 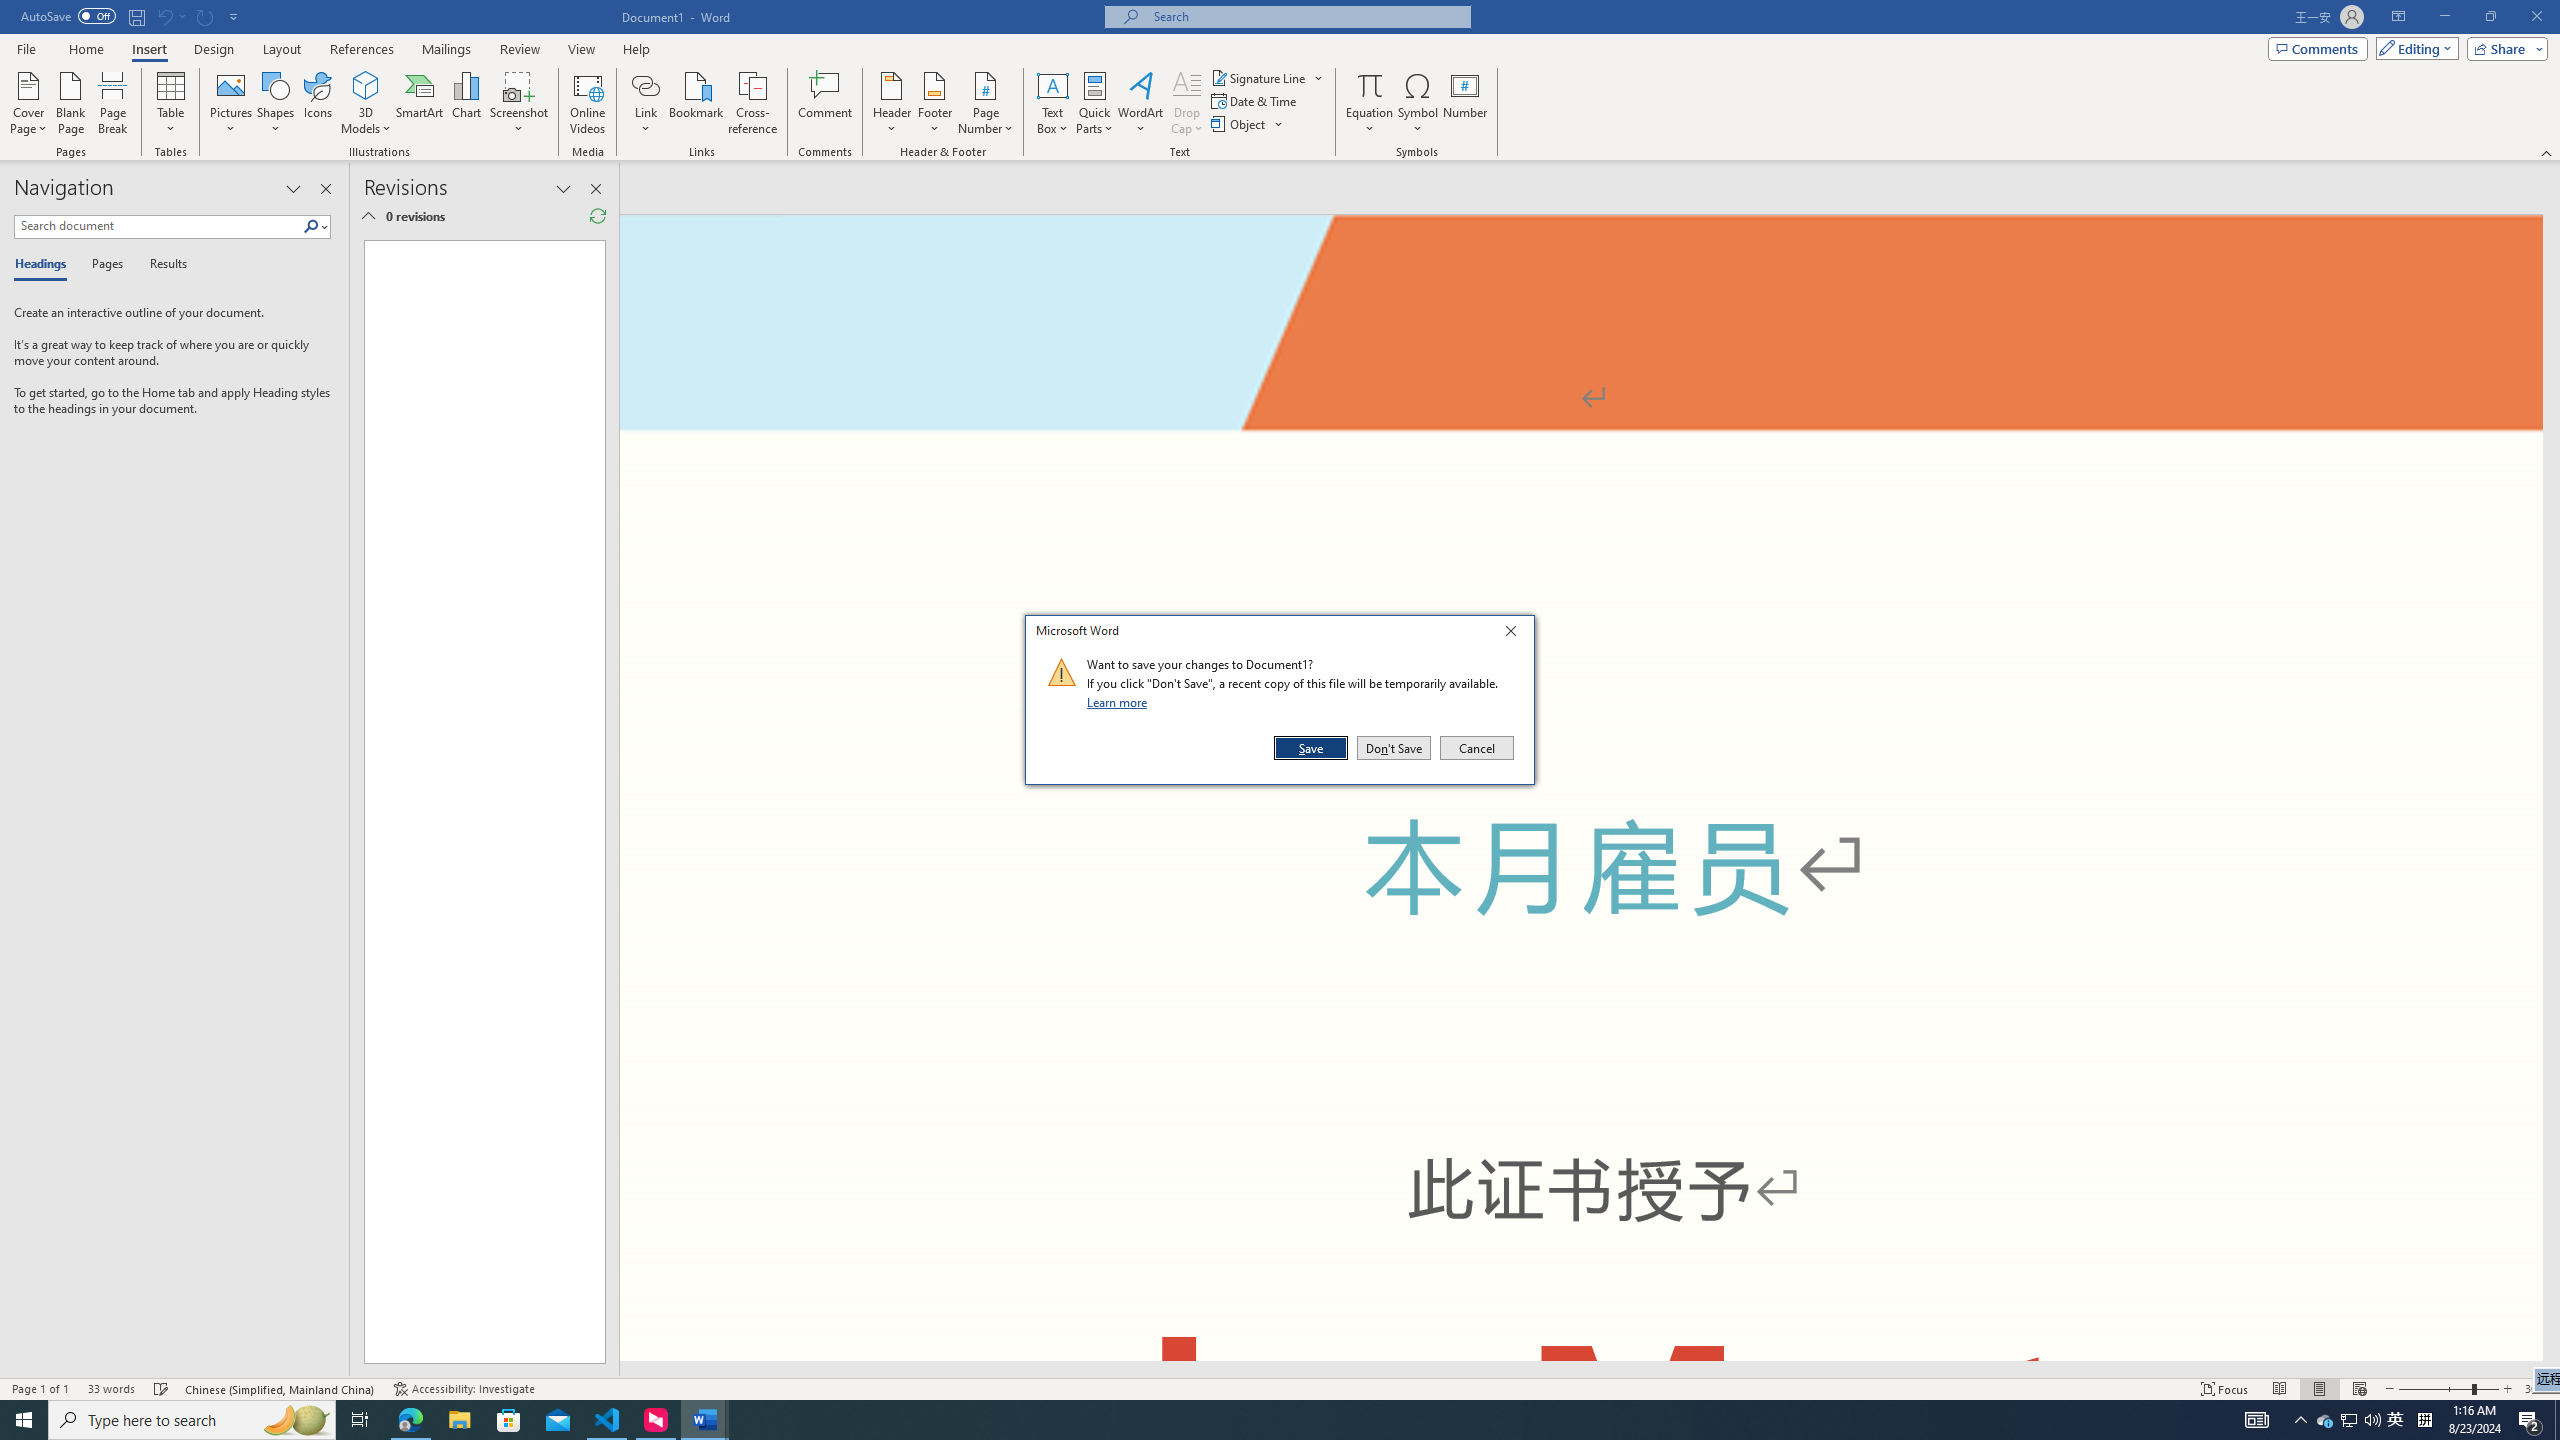 What do you see at coordinates (2537, 1389) in the screenshot?
I see `'Zoom 308%'` at bounding box center [2537, 1389].